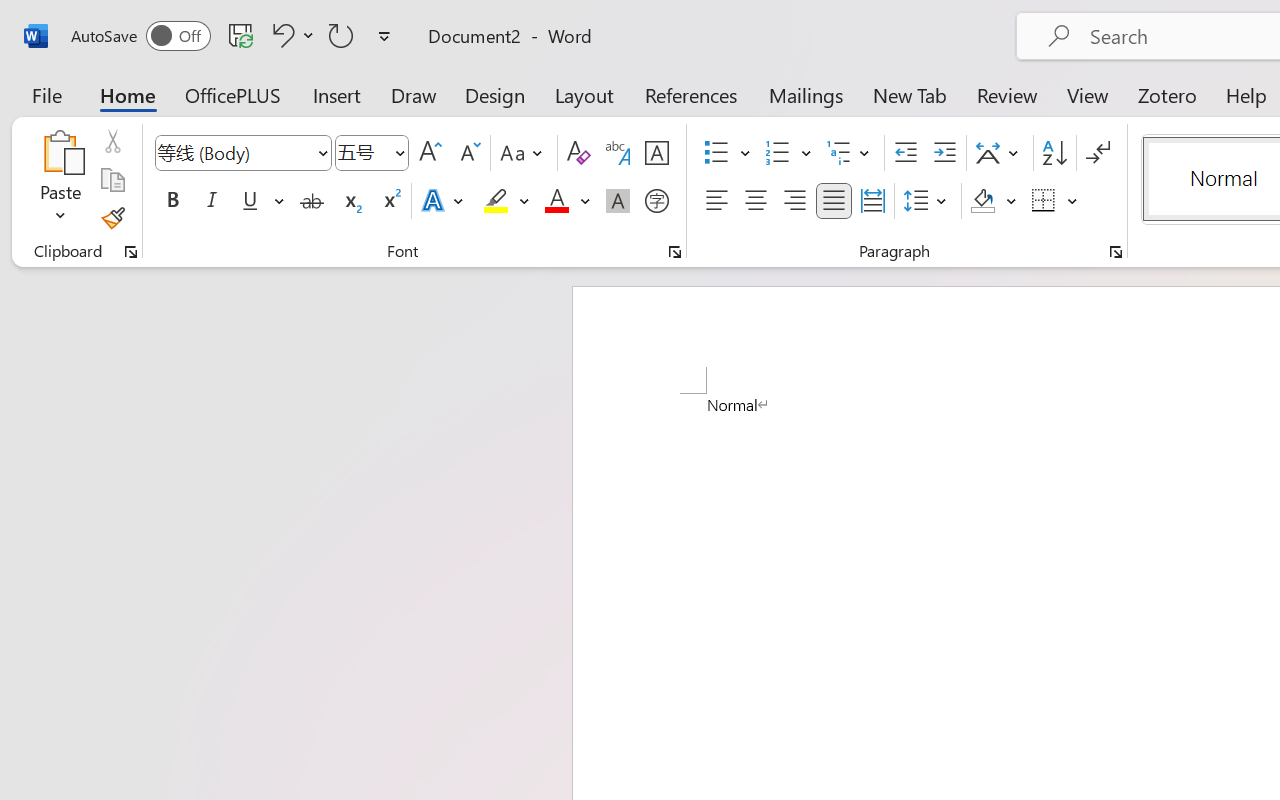 This screenshot has height=800, width=1280. Describe the element at coordinates (1054, 201) in the screenshot. I see `'Borders'` at that location.